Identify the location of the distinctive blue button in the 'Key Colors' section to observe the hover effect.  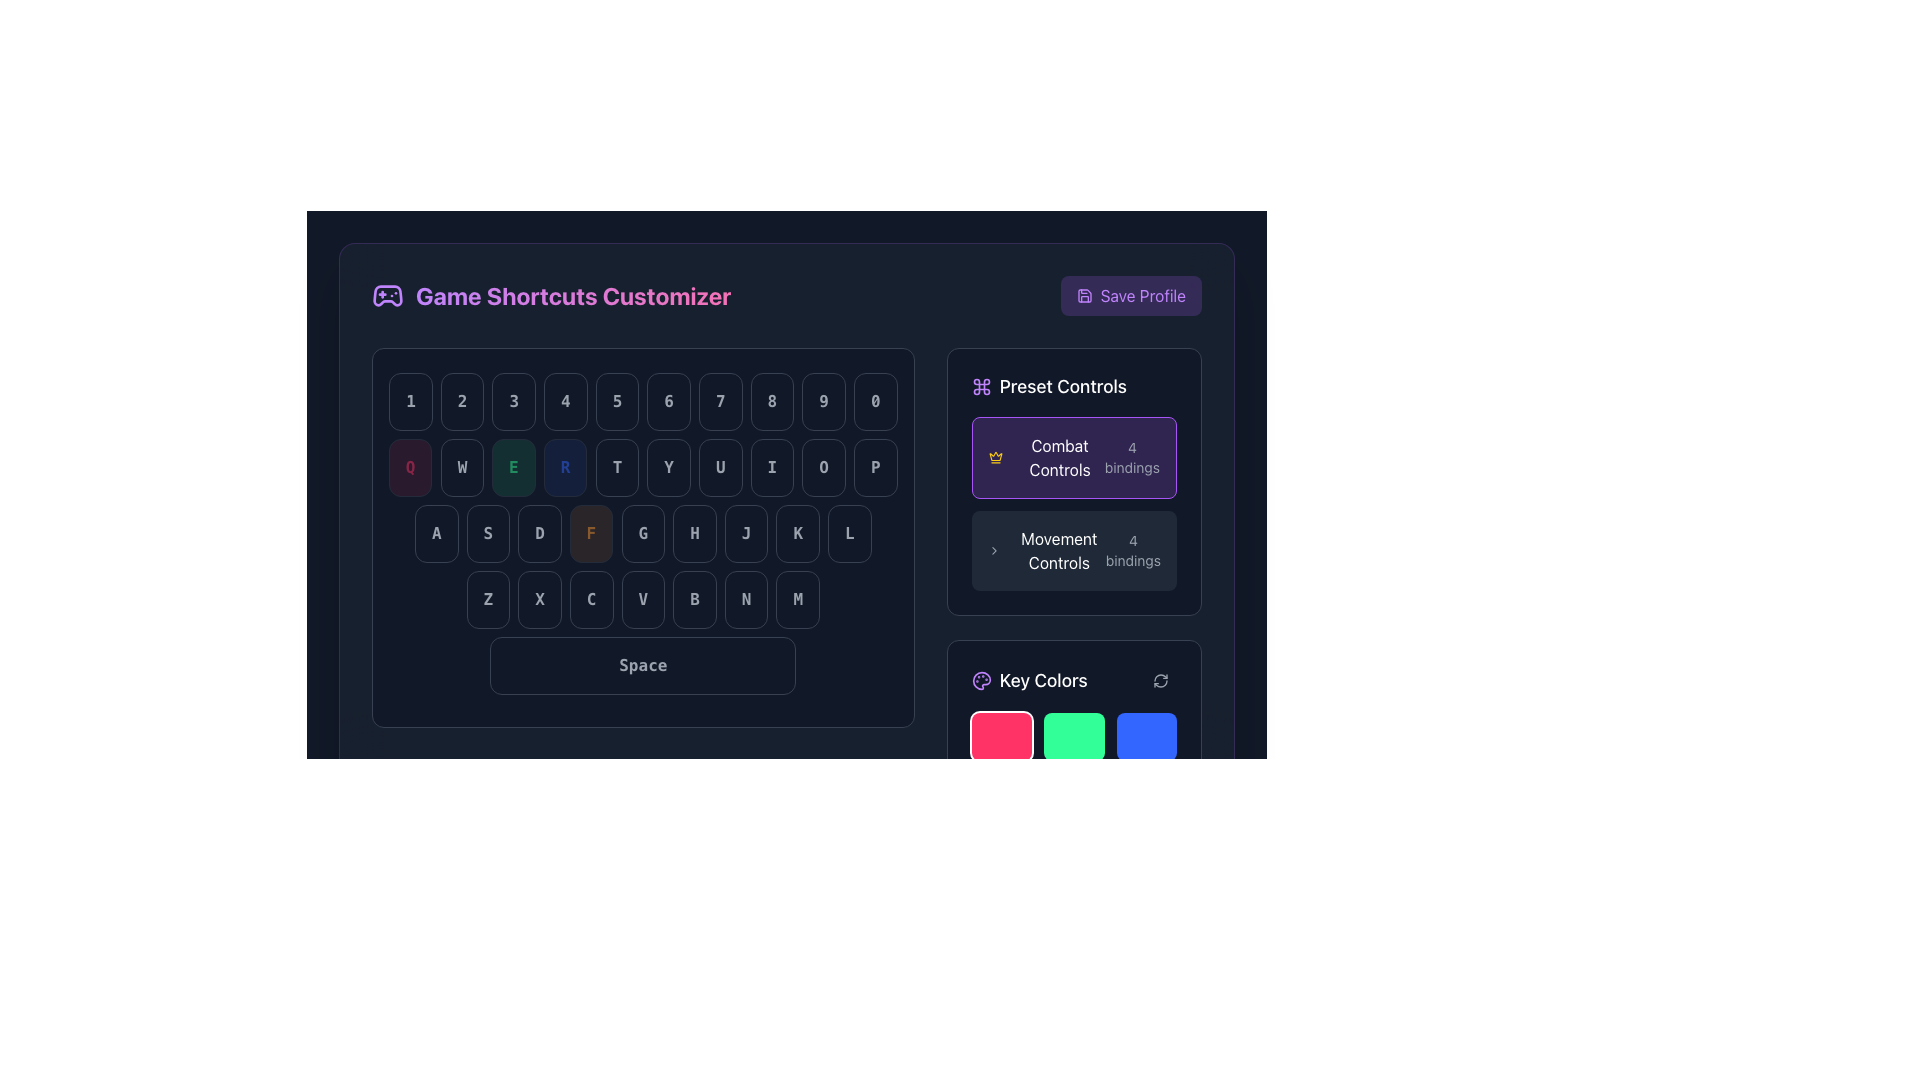
(1146, 736).